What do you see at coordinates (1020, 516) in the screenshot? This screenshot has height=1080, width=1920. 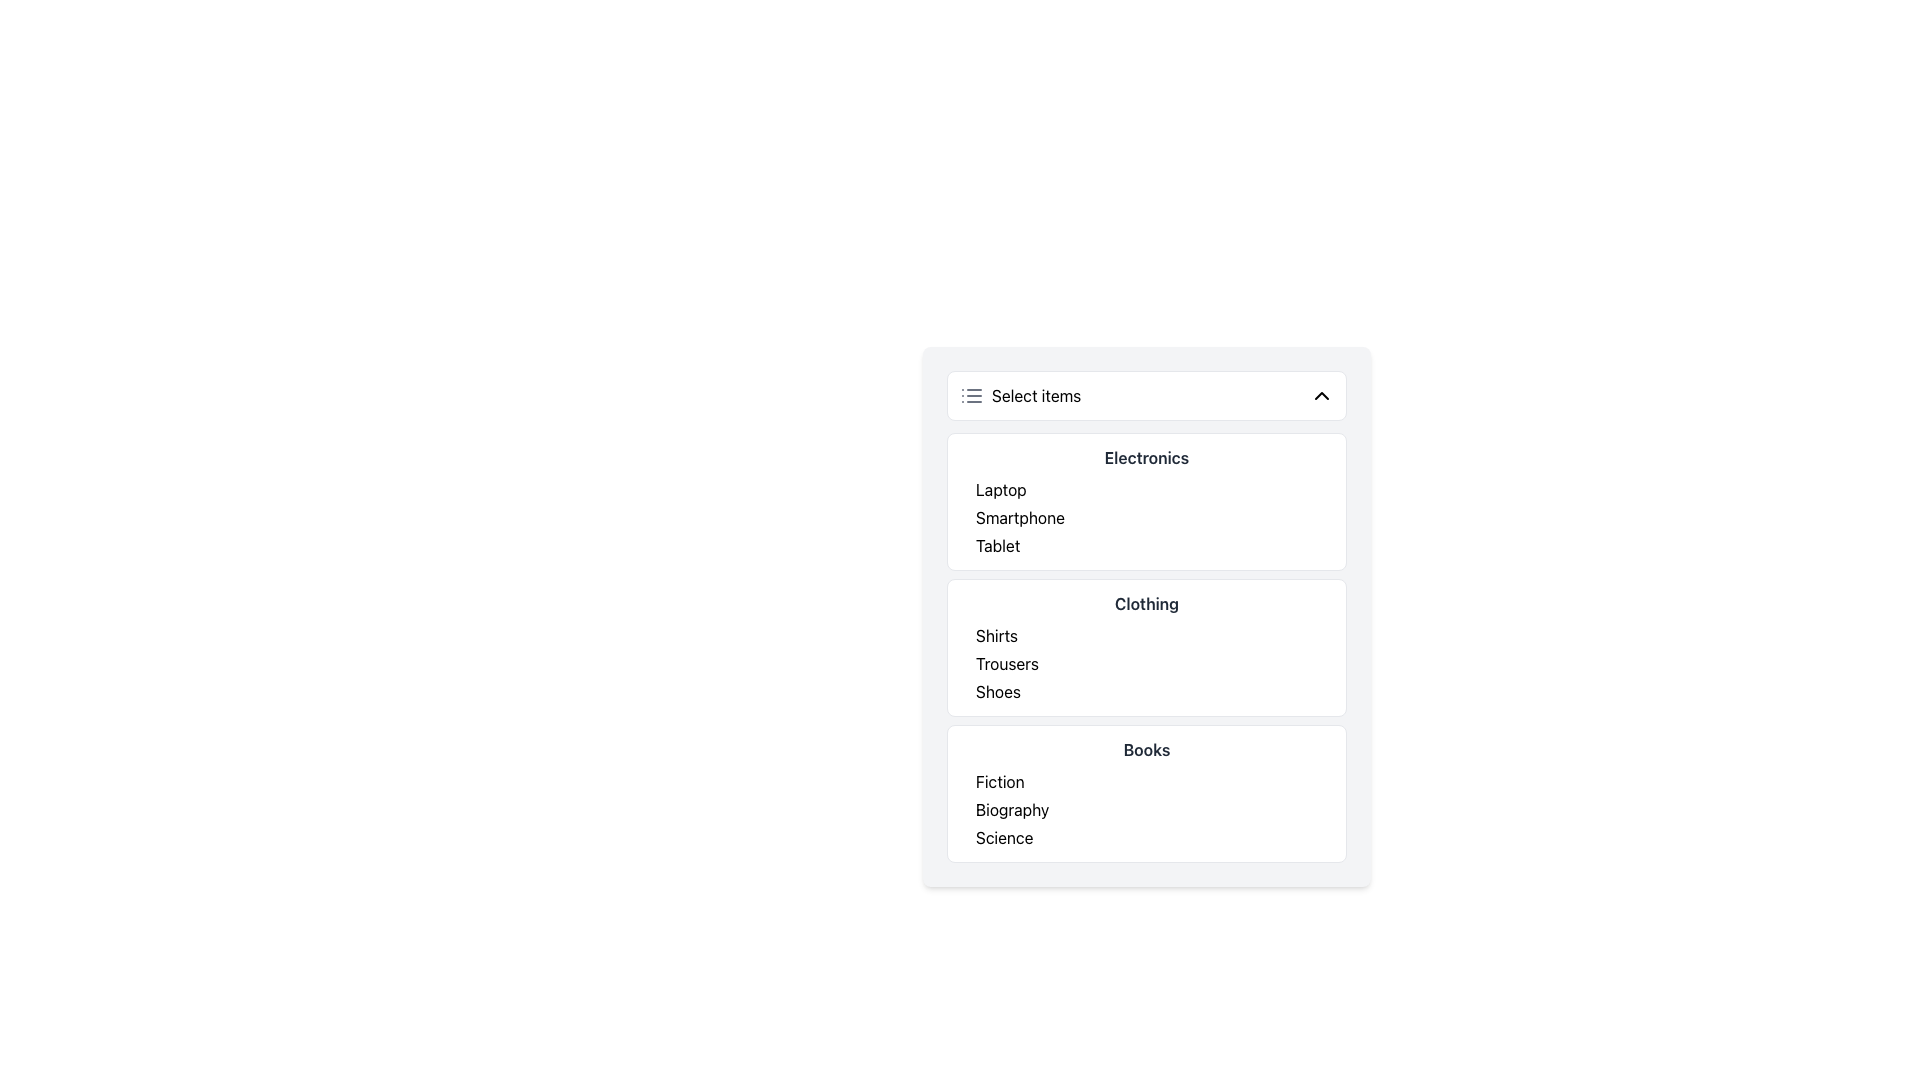 I see `the 'Smartphone' option located as the second list item under the 'Electronics' category in the dropdown menu` at bounding box center [1020, 516].